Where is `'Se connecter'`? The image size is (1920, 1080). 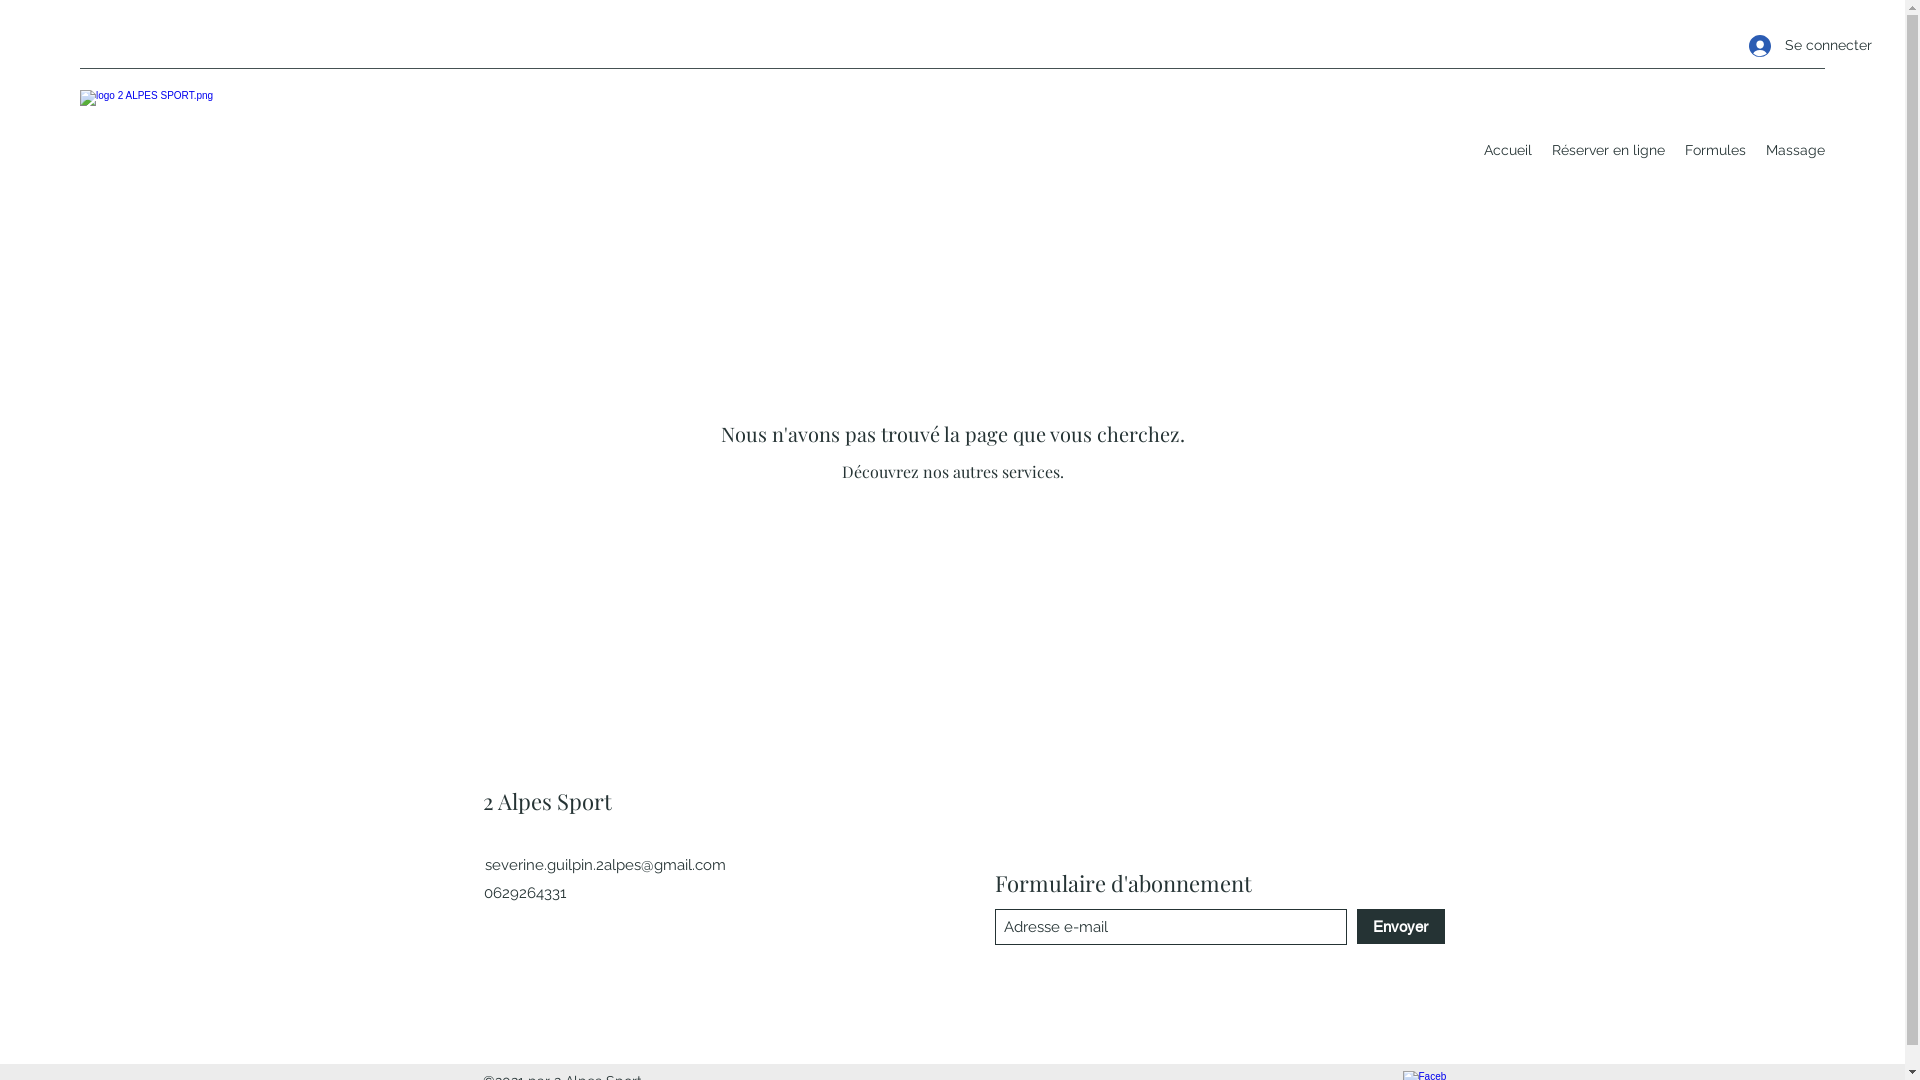
'Se connecter' is located at coordinates (1780, 45).